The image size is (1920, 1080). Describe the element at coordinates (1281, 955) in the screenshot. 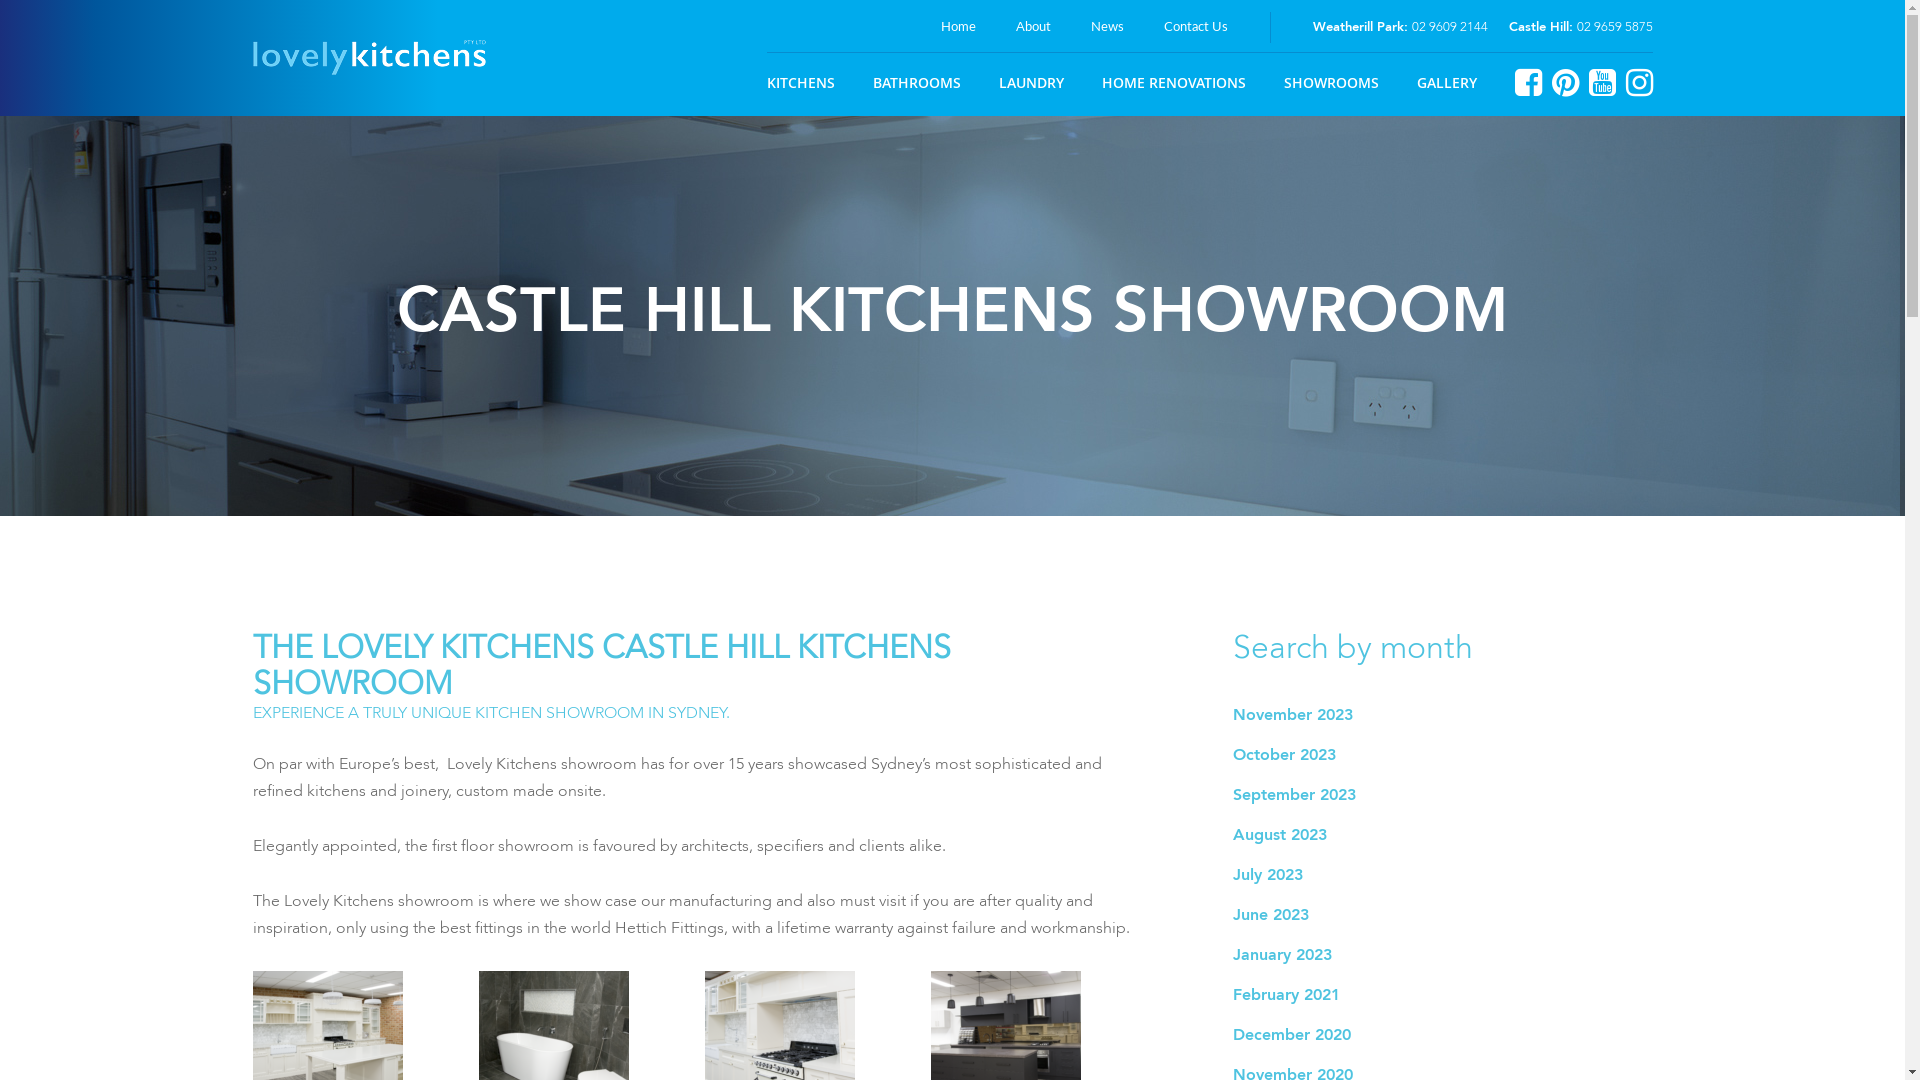

I see `'January 2023'` at that location.